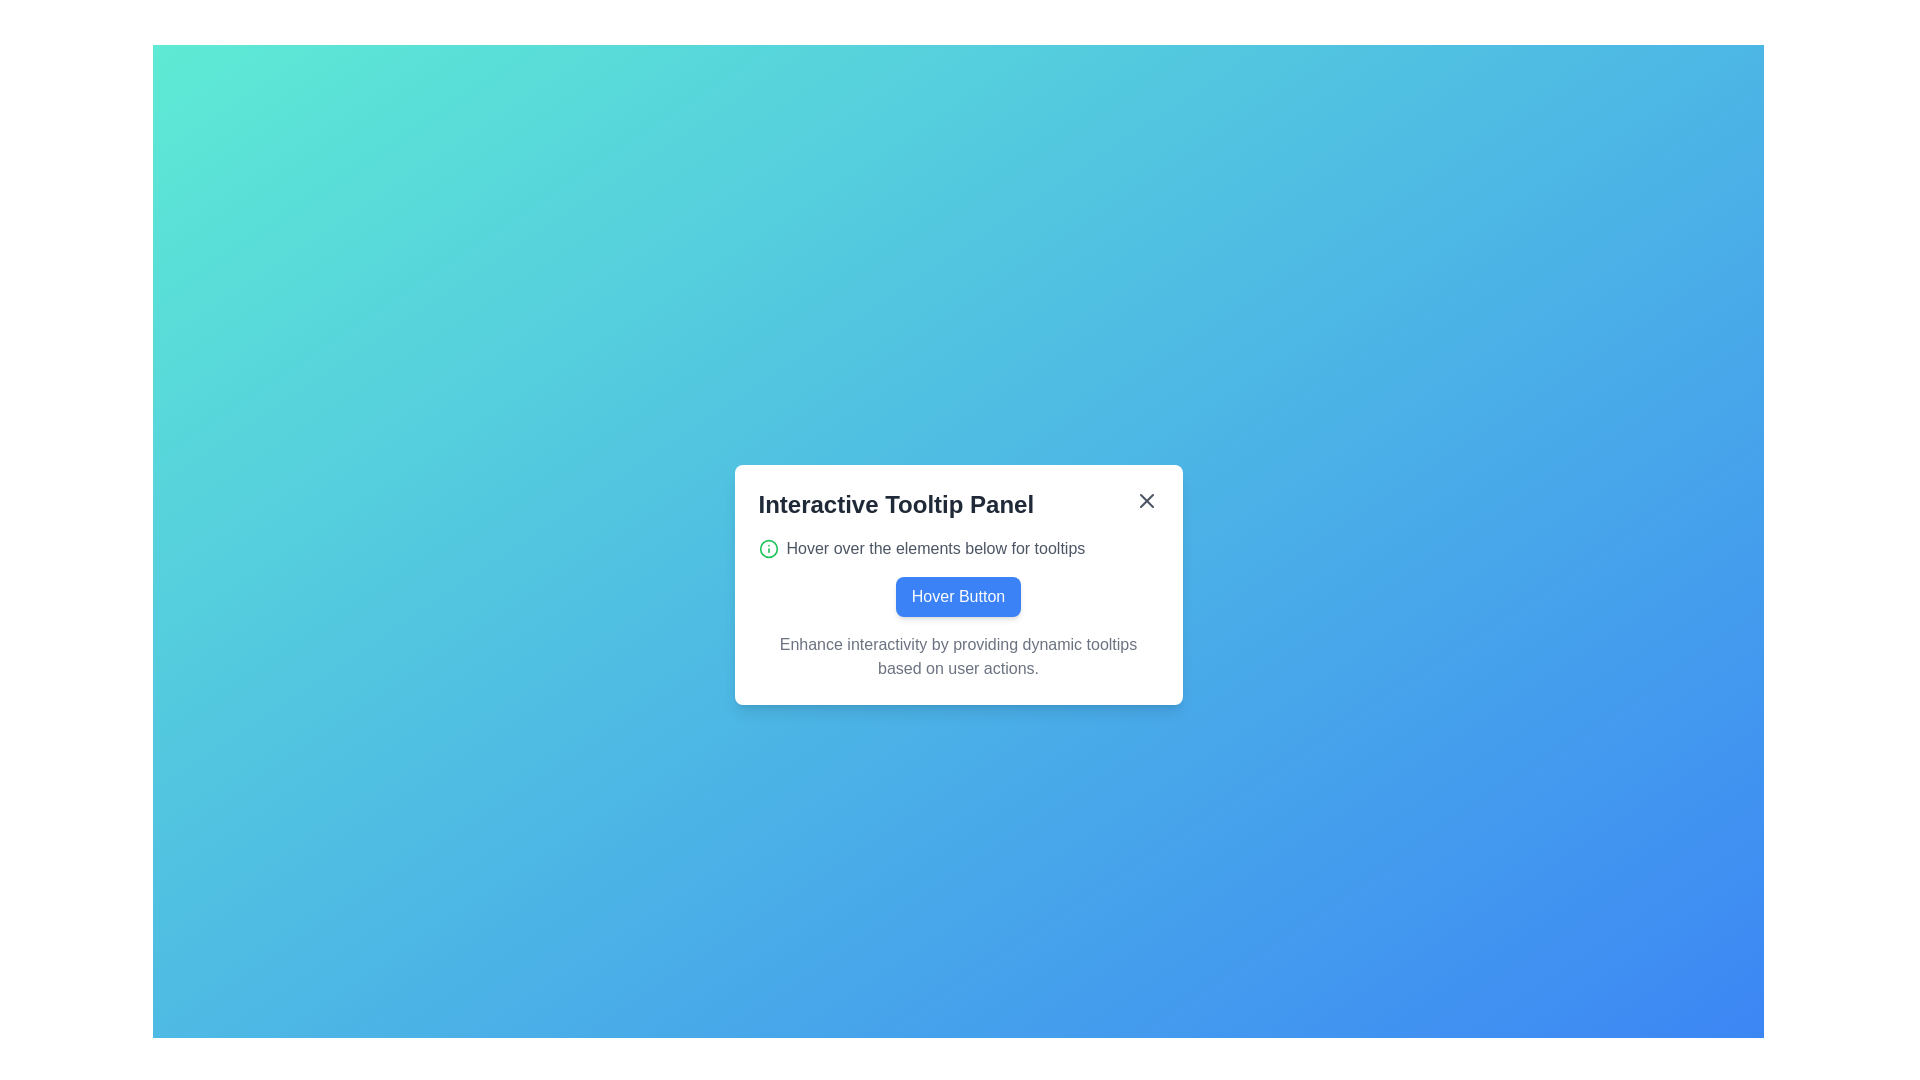  What do you see at coordinates (935, 548) in the screenshot?
I see `the static text indicating usage instructions, positioned immediately to the right of the green information icon in the dialog box` at bounding box center [935, 548].